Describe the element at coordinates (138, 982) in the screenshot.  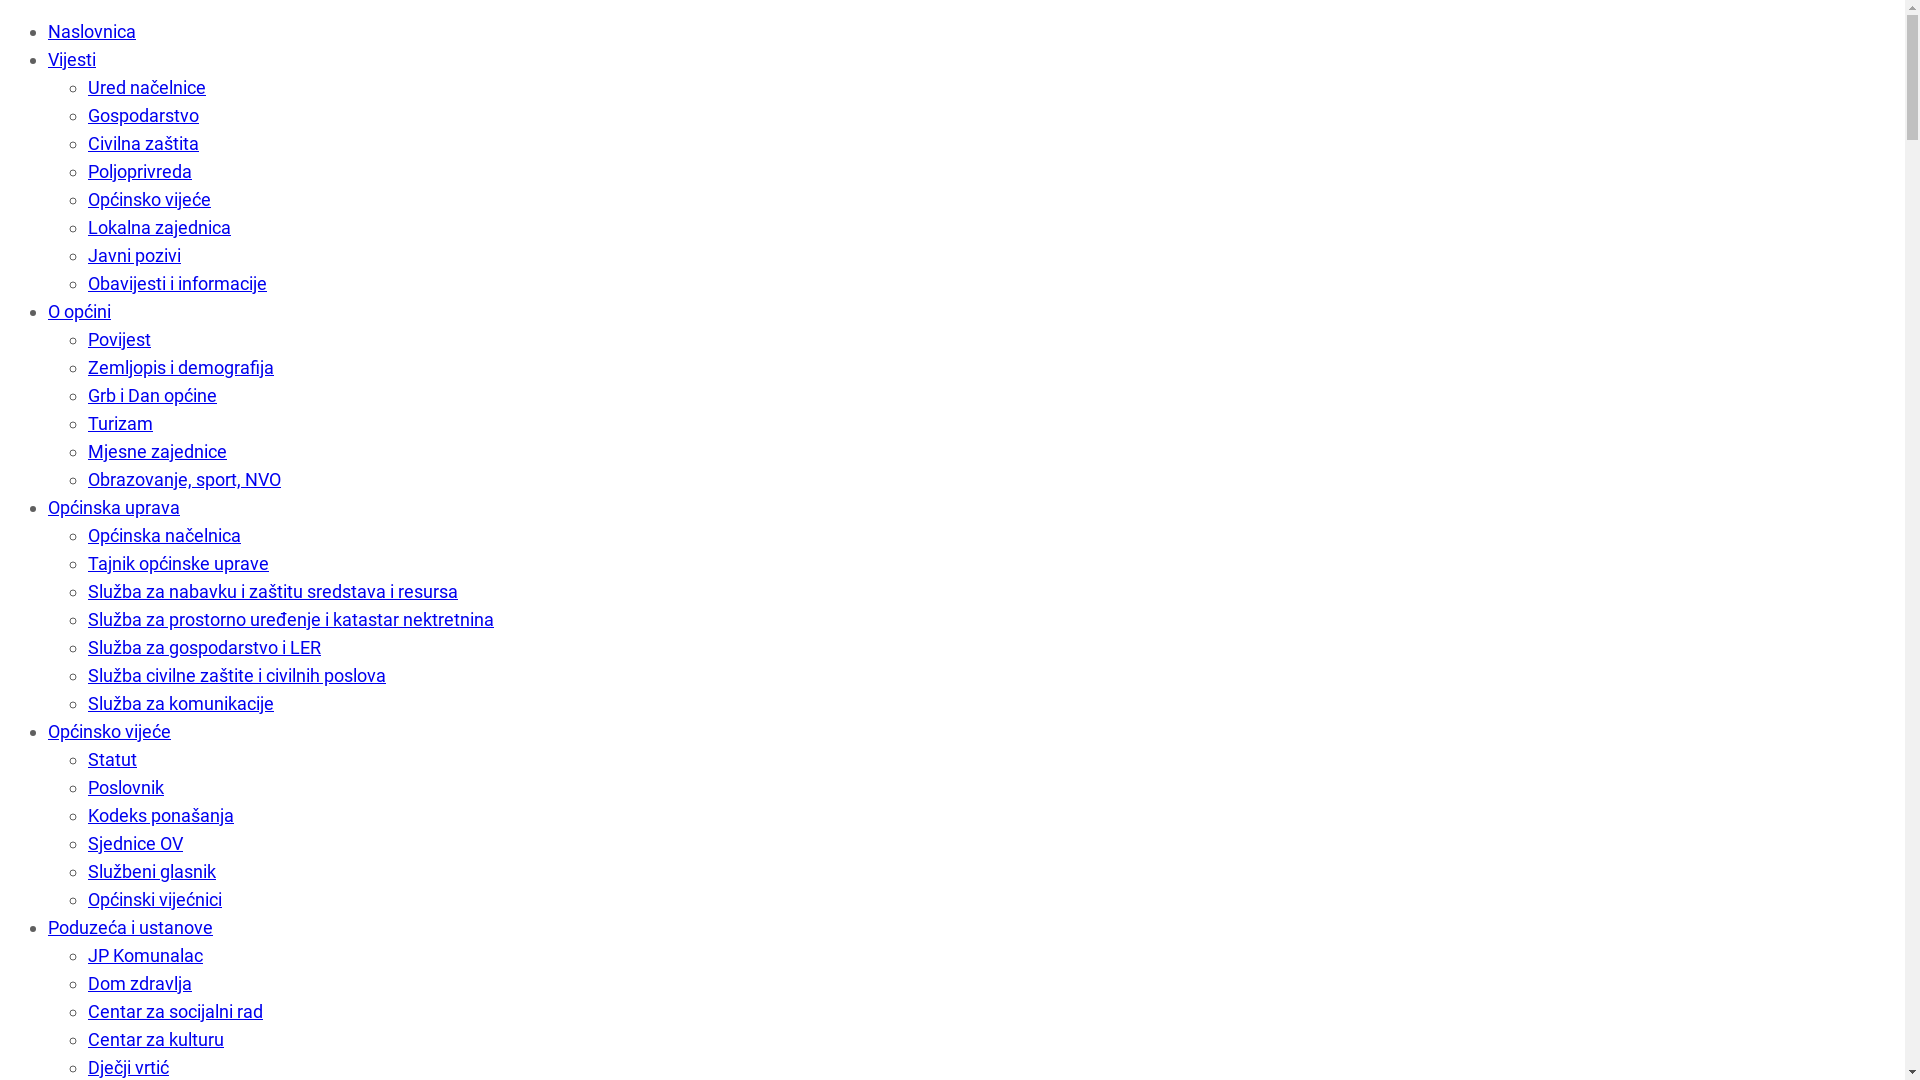
I see `'Dom zdravlja'` at that location.